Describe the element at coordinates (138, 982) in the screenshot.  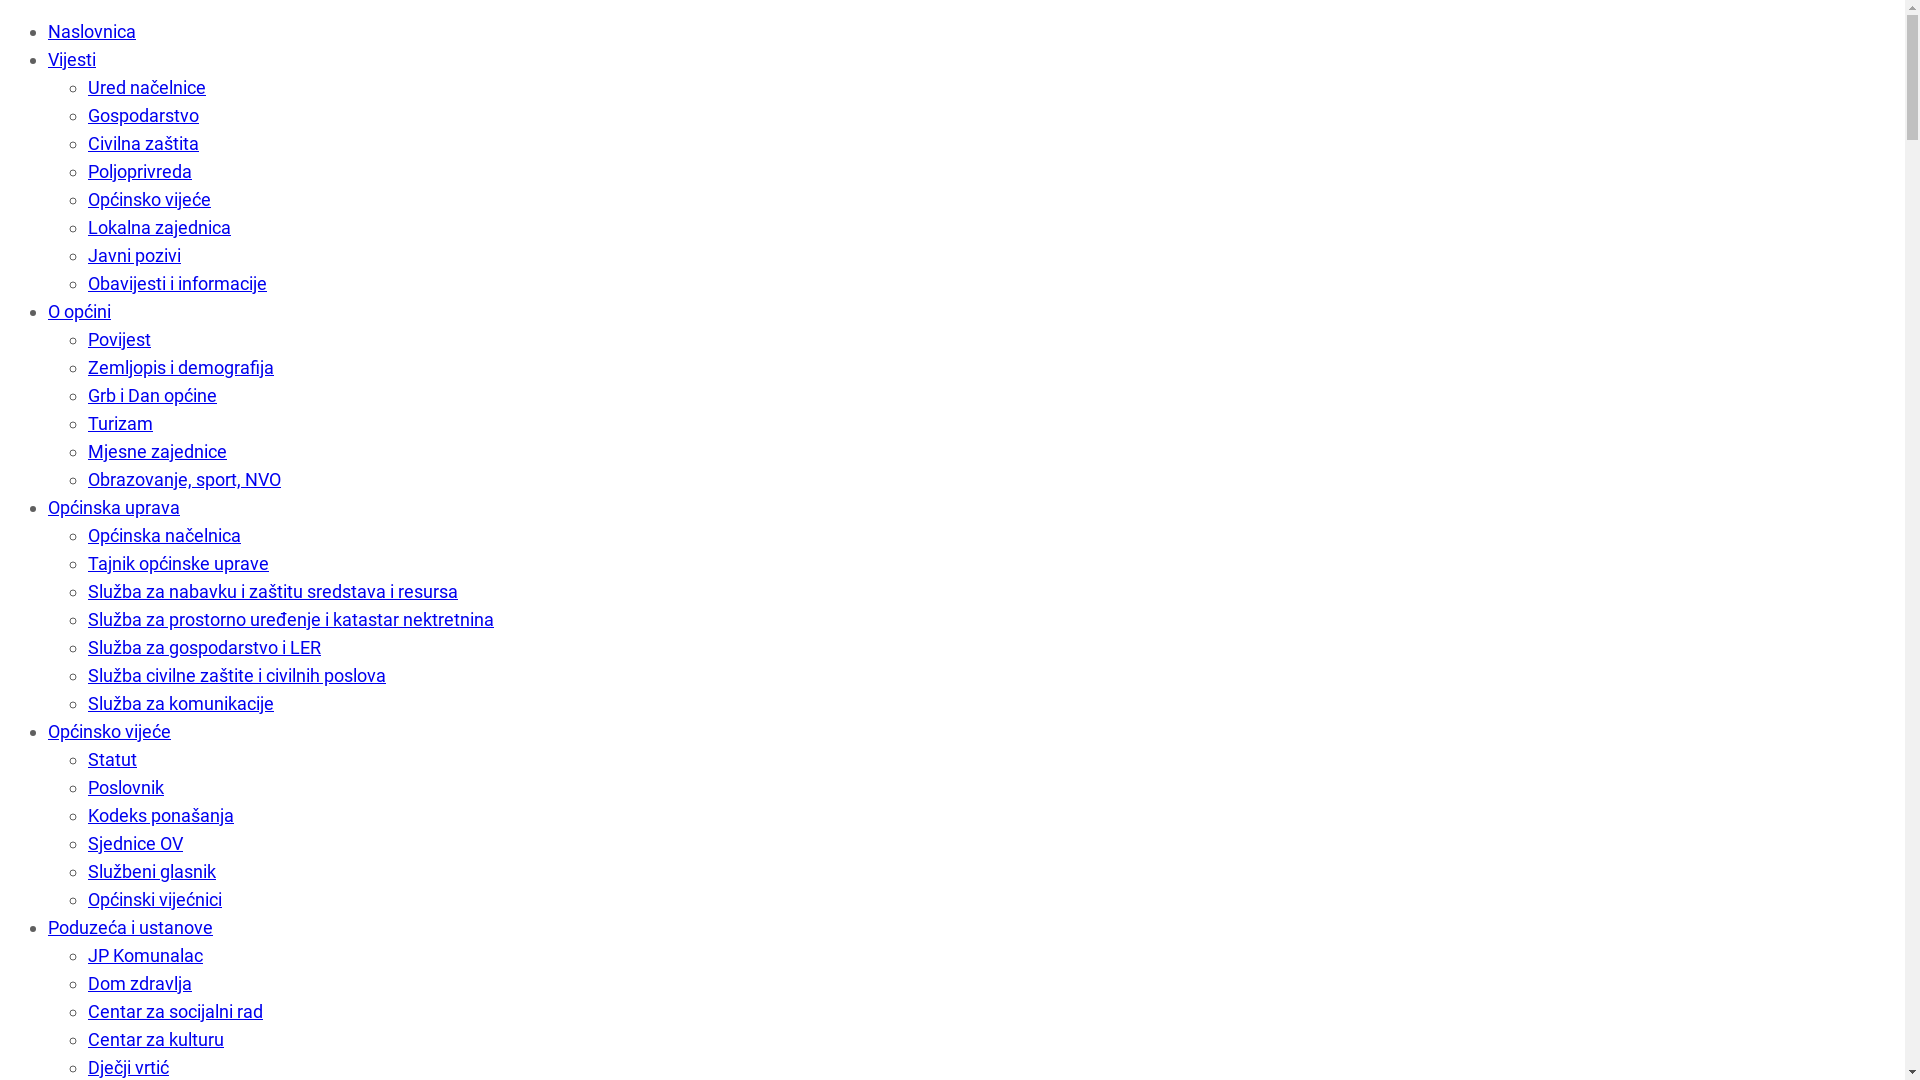
I see `'Dom zdravlja'` at that location.